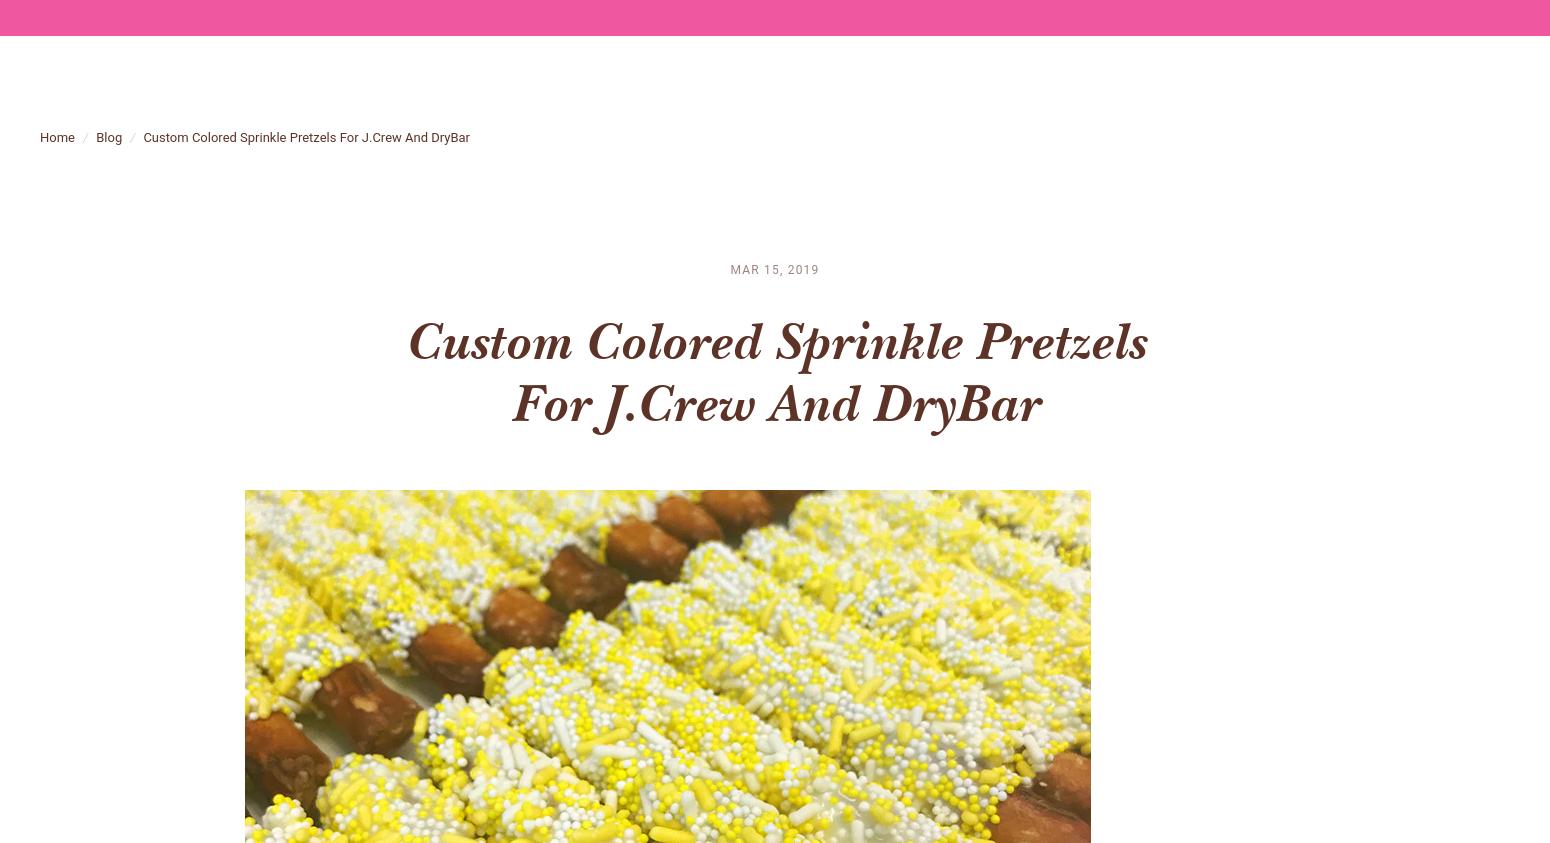 Image resolution: width=1550 pixels, height=843 pixels. Describe the element at coordinates (434, 148) in the screenshot. I see `'DryBar'` at that location.